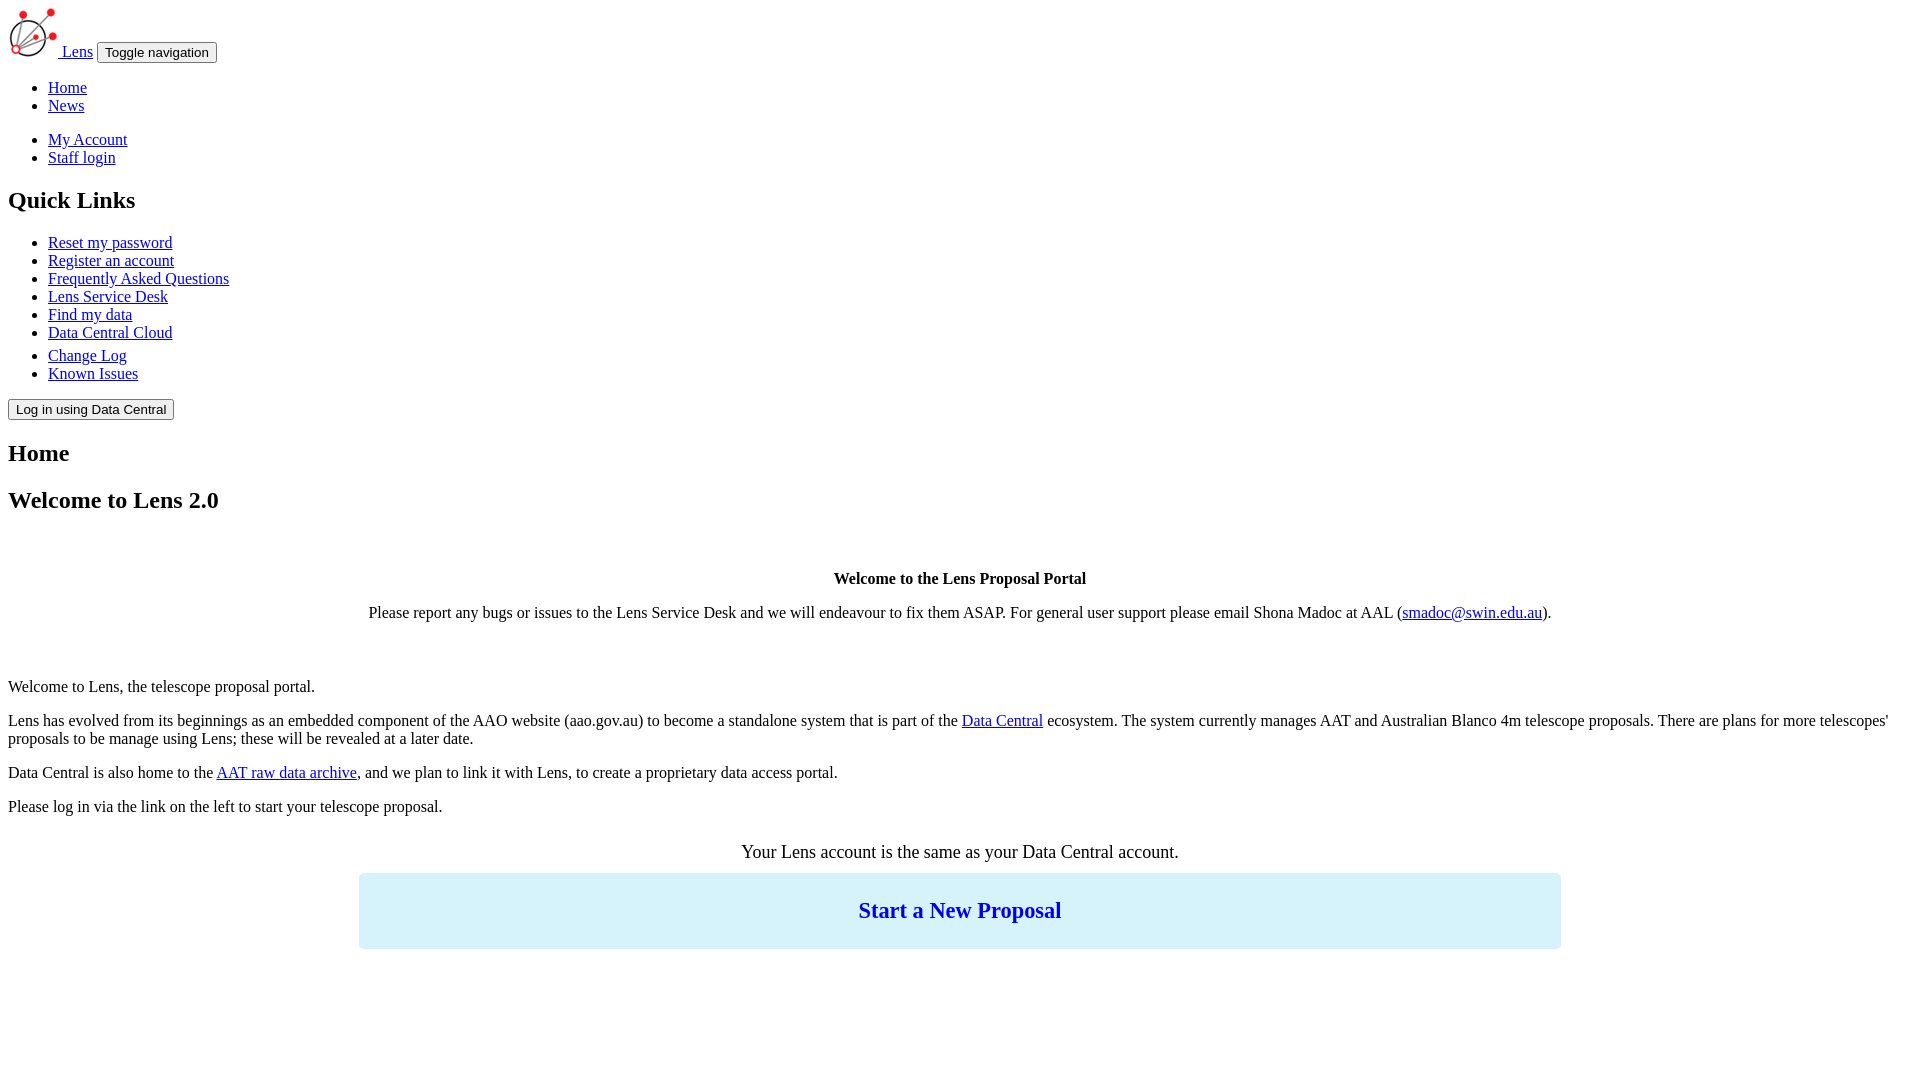 The image size is (1920, 1080). I want to click on 'Lens', so click(77, 50).